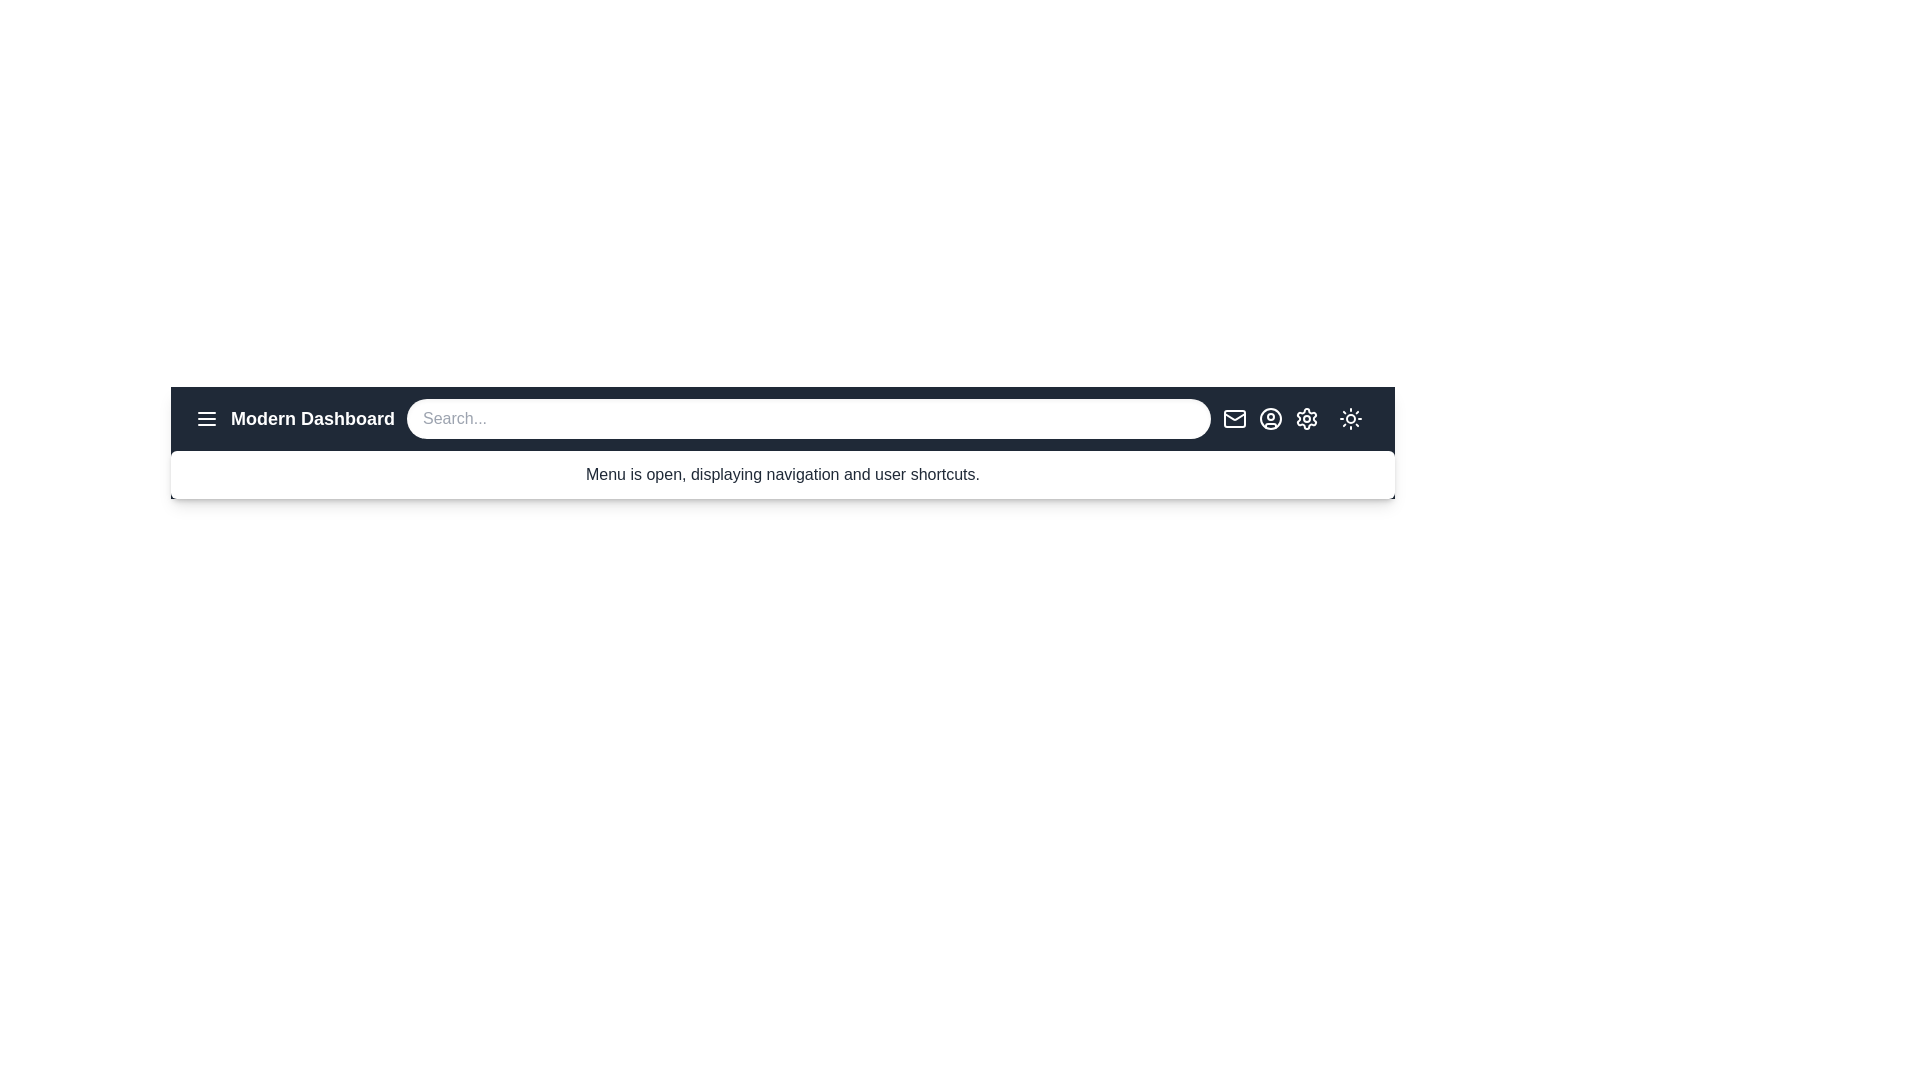 This screenshot has height=1080, width=1920. Describe the element at coordinates (1233, 418) in the screenshot. I see `the mail icon to access the mail functionality` at that location.